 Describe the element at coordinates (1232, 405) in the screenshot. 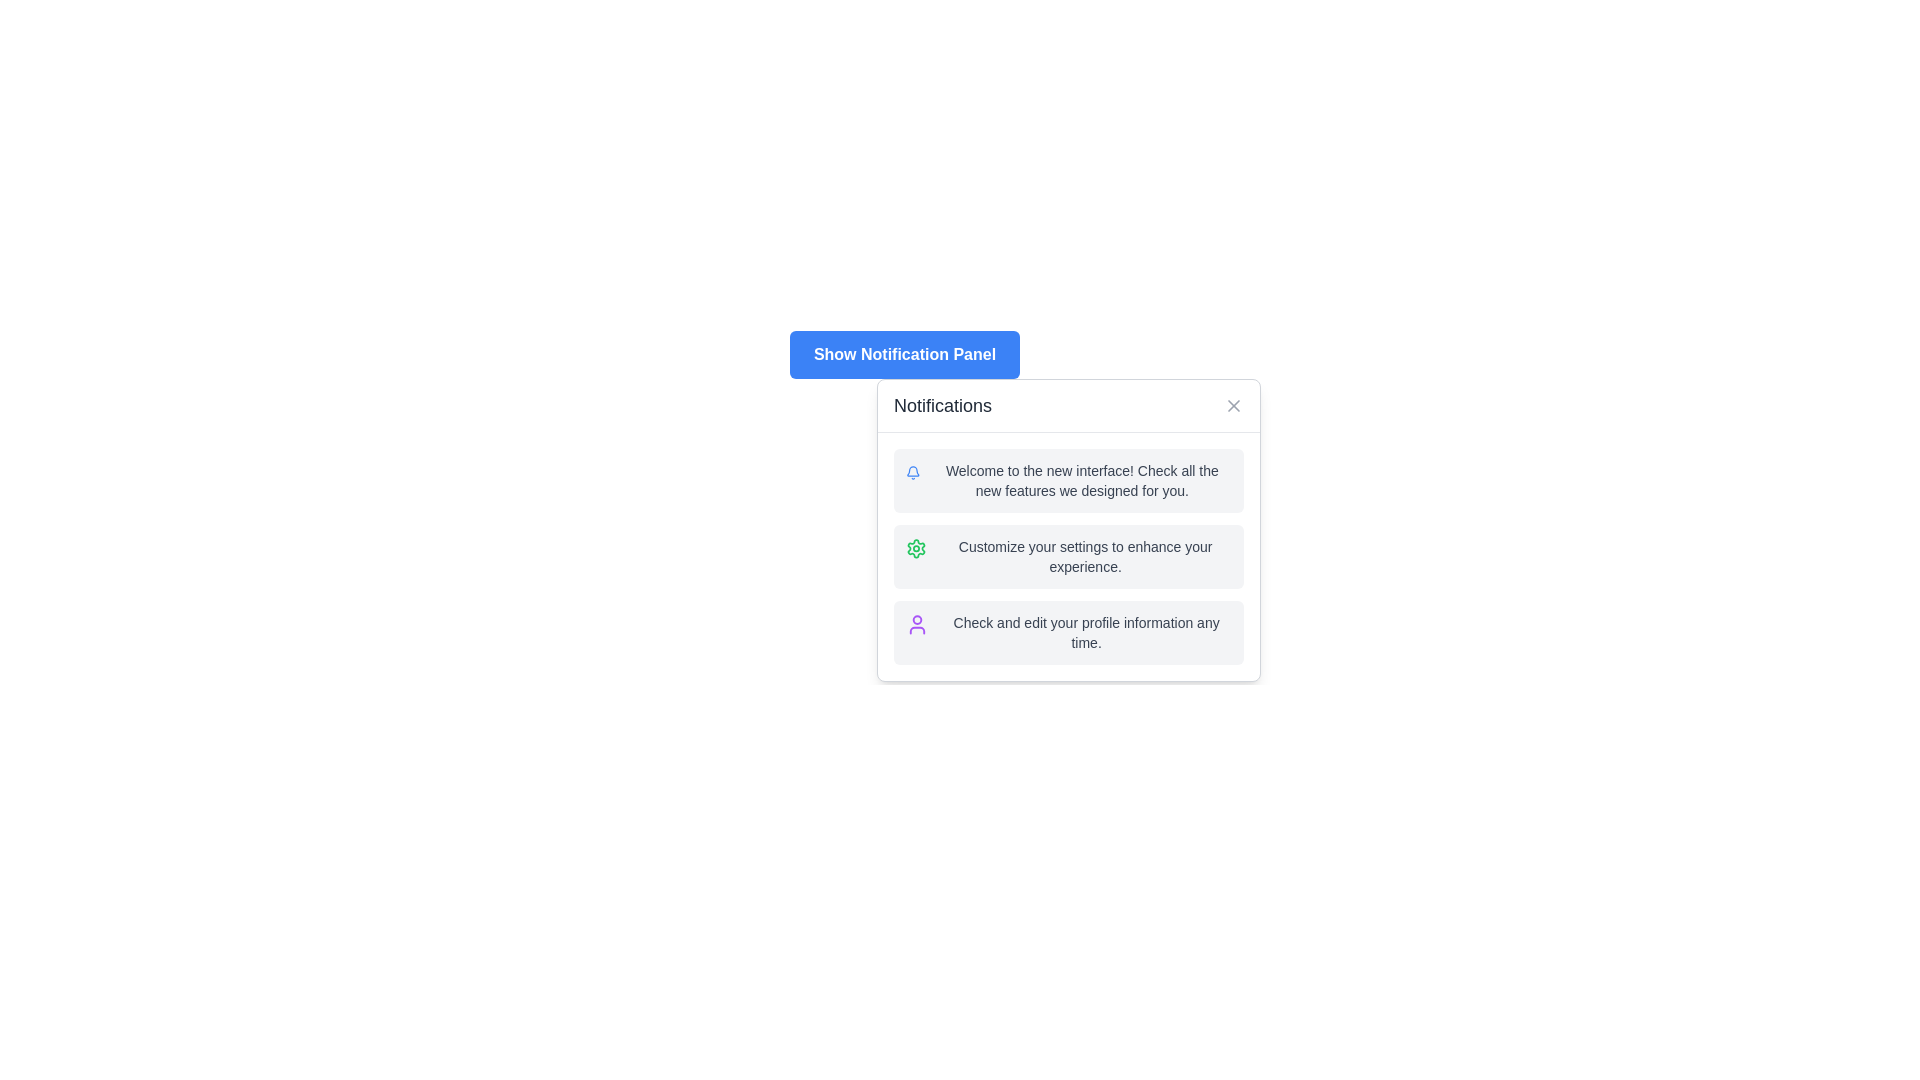

I see `the Close Button icon located in the top-right corner of the notification card` at that location.